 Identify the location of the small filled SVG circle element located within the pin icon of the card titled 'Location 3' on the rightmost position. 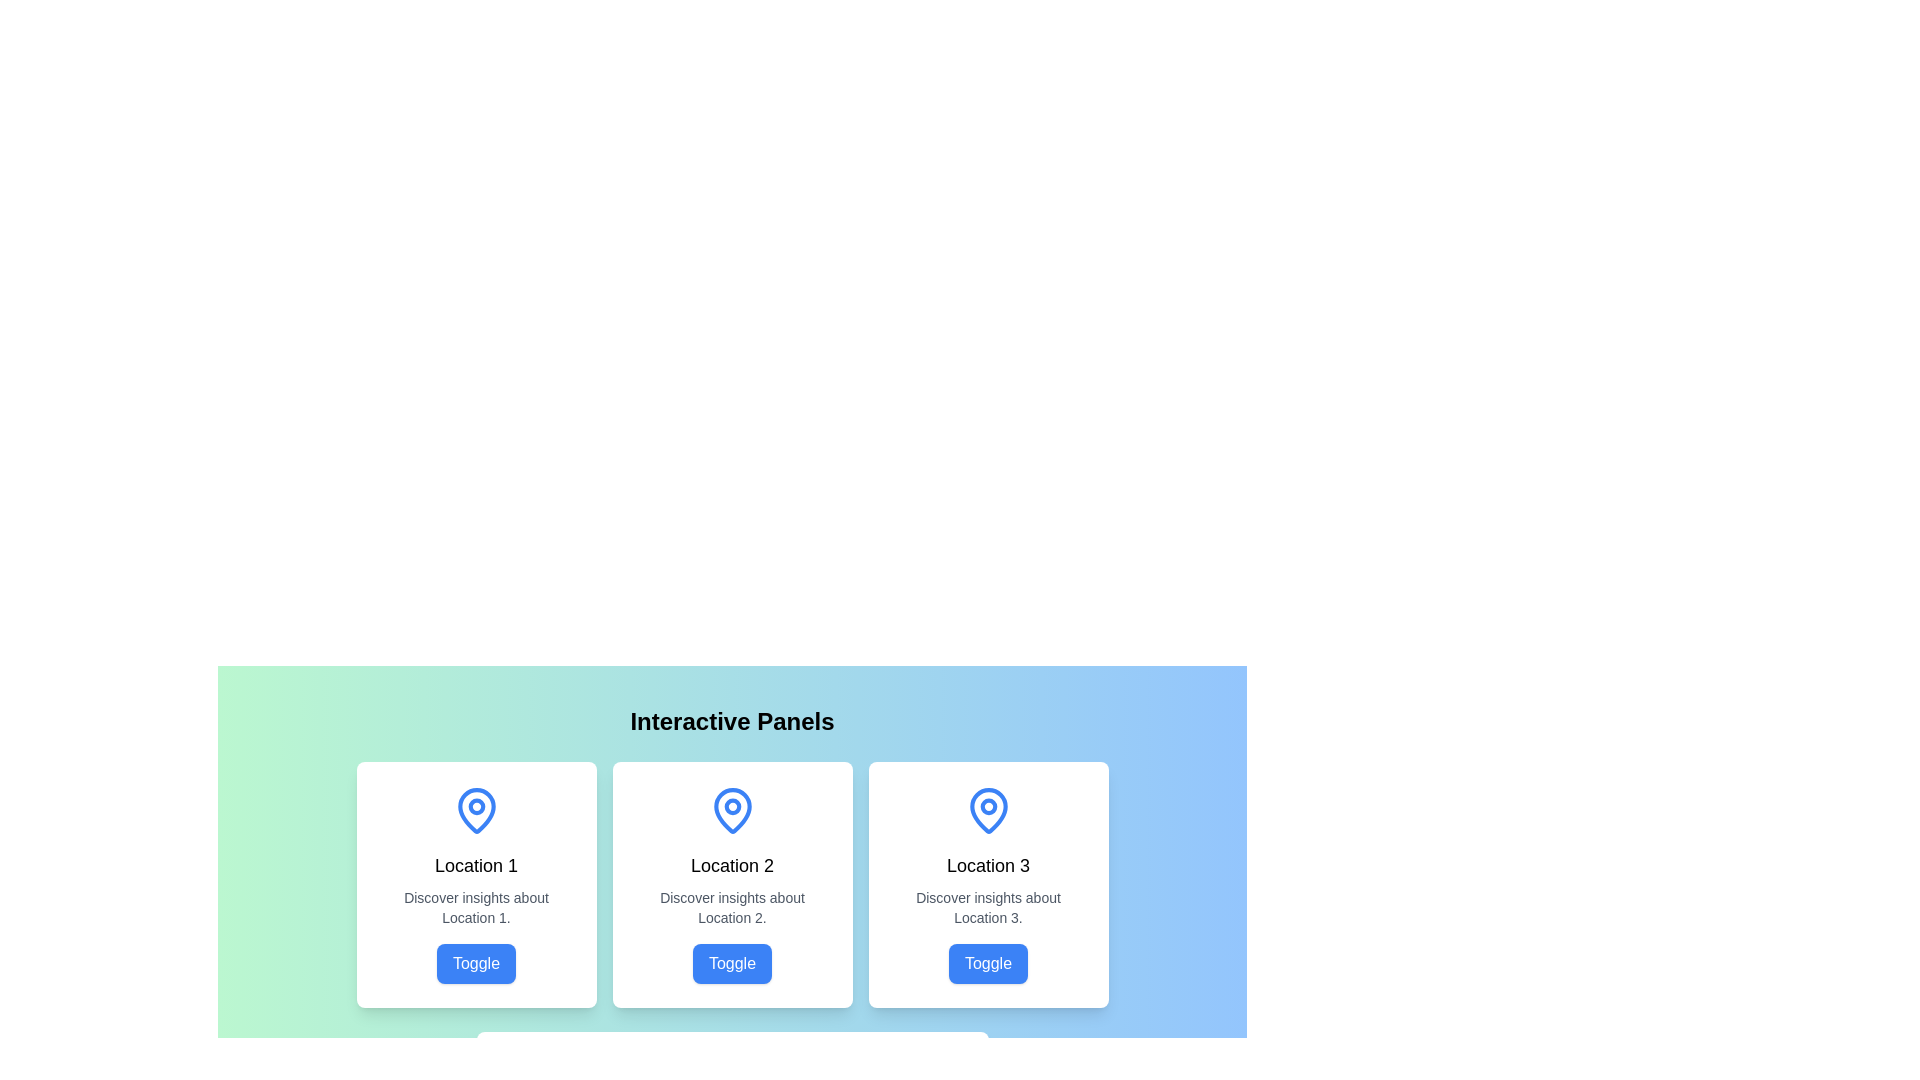
(988, 805).